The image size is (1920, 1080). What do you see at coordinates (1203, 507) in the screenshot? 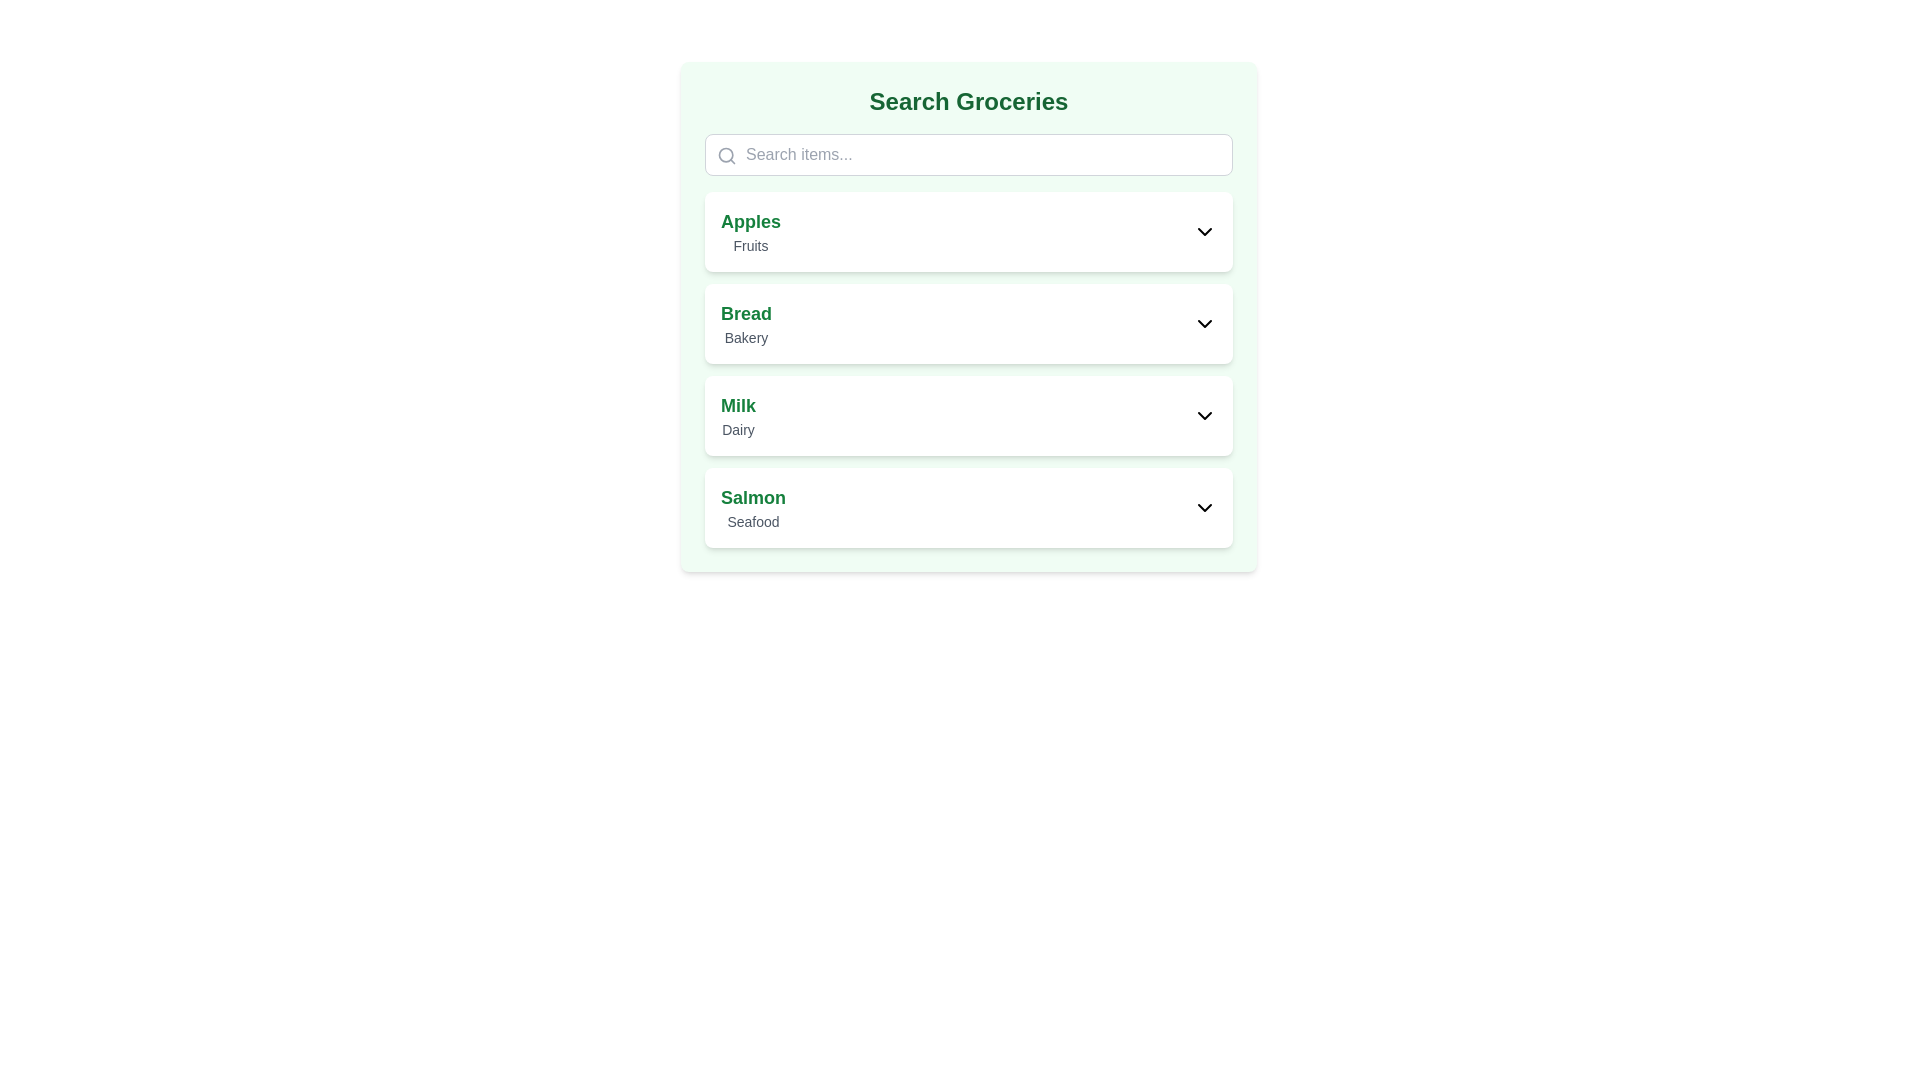
I see `the chevron icon at the far right of the 'Salmon Seafood' entry` at bounding box center [1203, 507].